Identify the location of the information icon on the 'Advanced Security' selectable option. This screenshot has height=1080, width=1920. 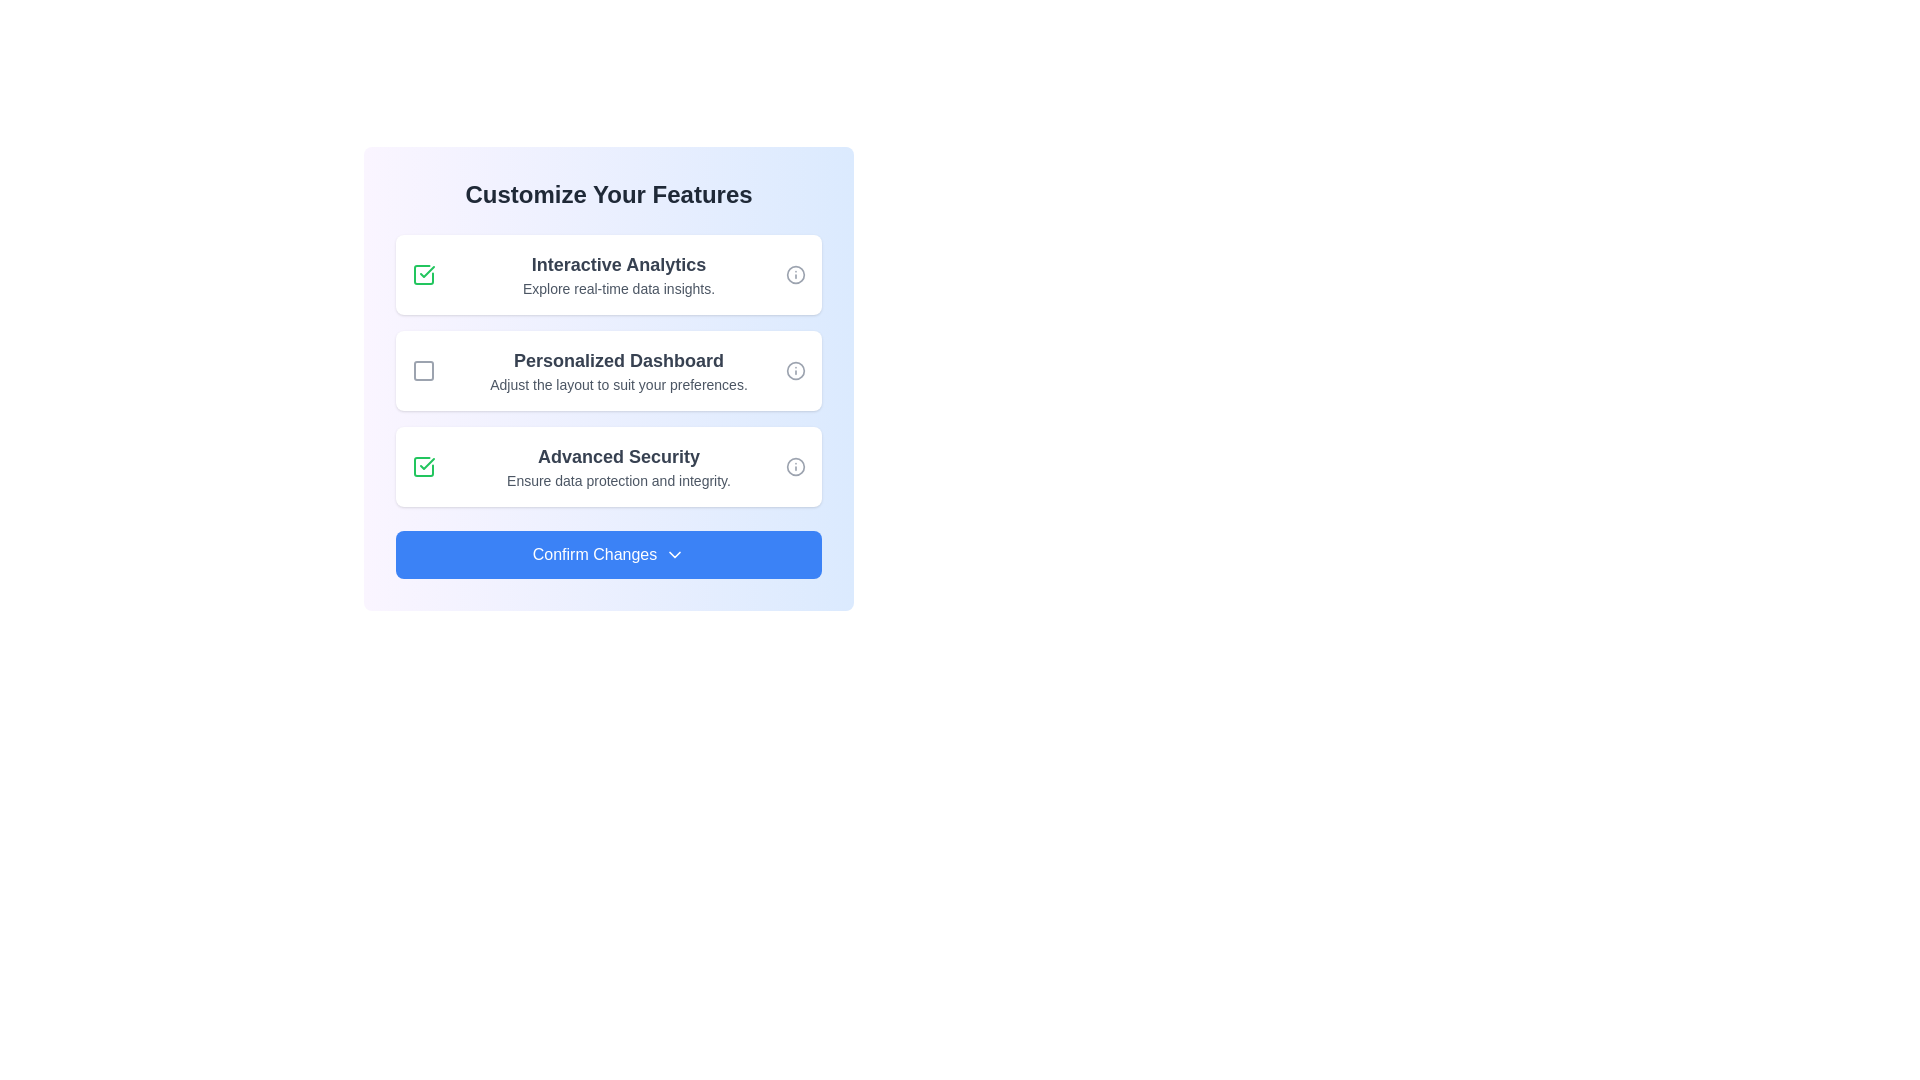
(608, 466).